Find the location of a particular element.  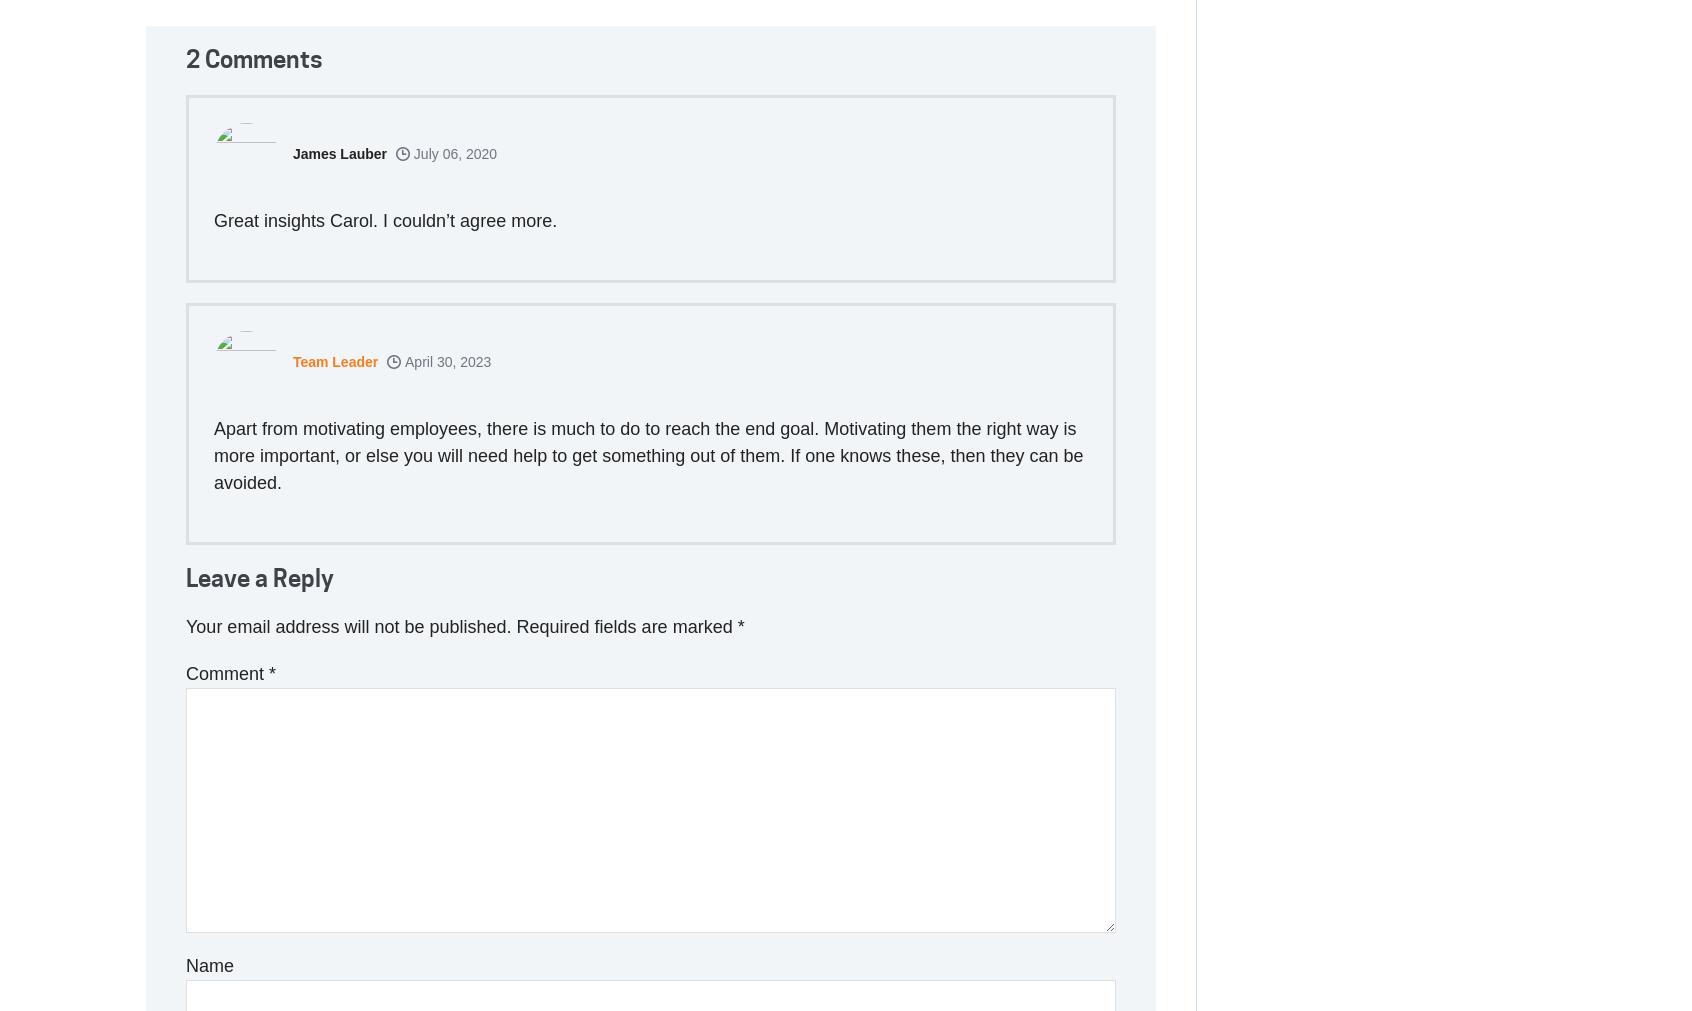

'Your email address will not be published.' is located at coordinates (347, 626).